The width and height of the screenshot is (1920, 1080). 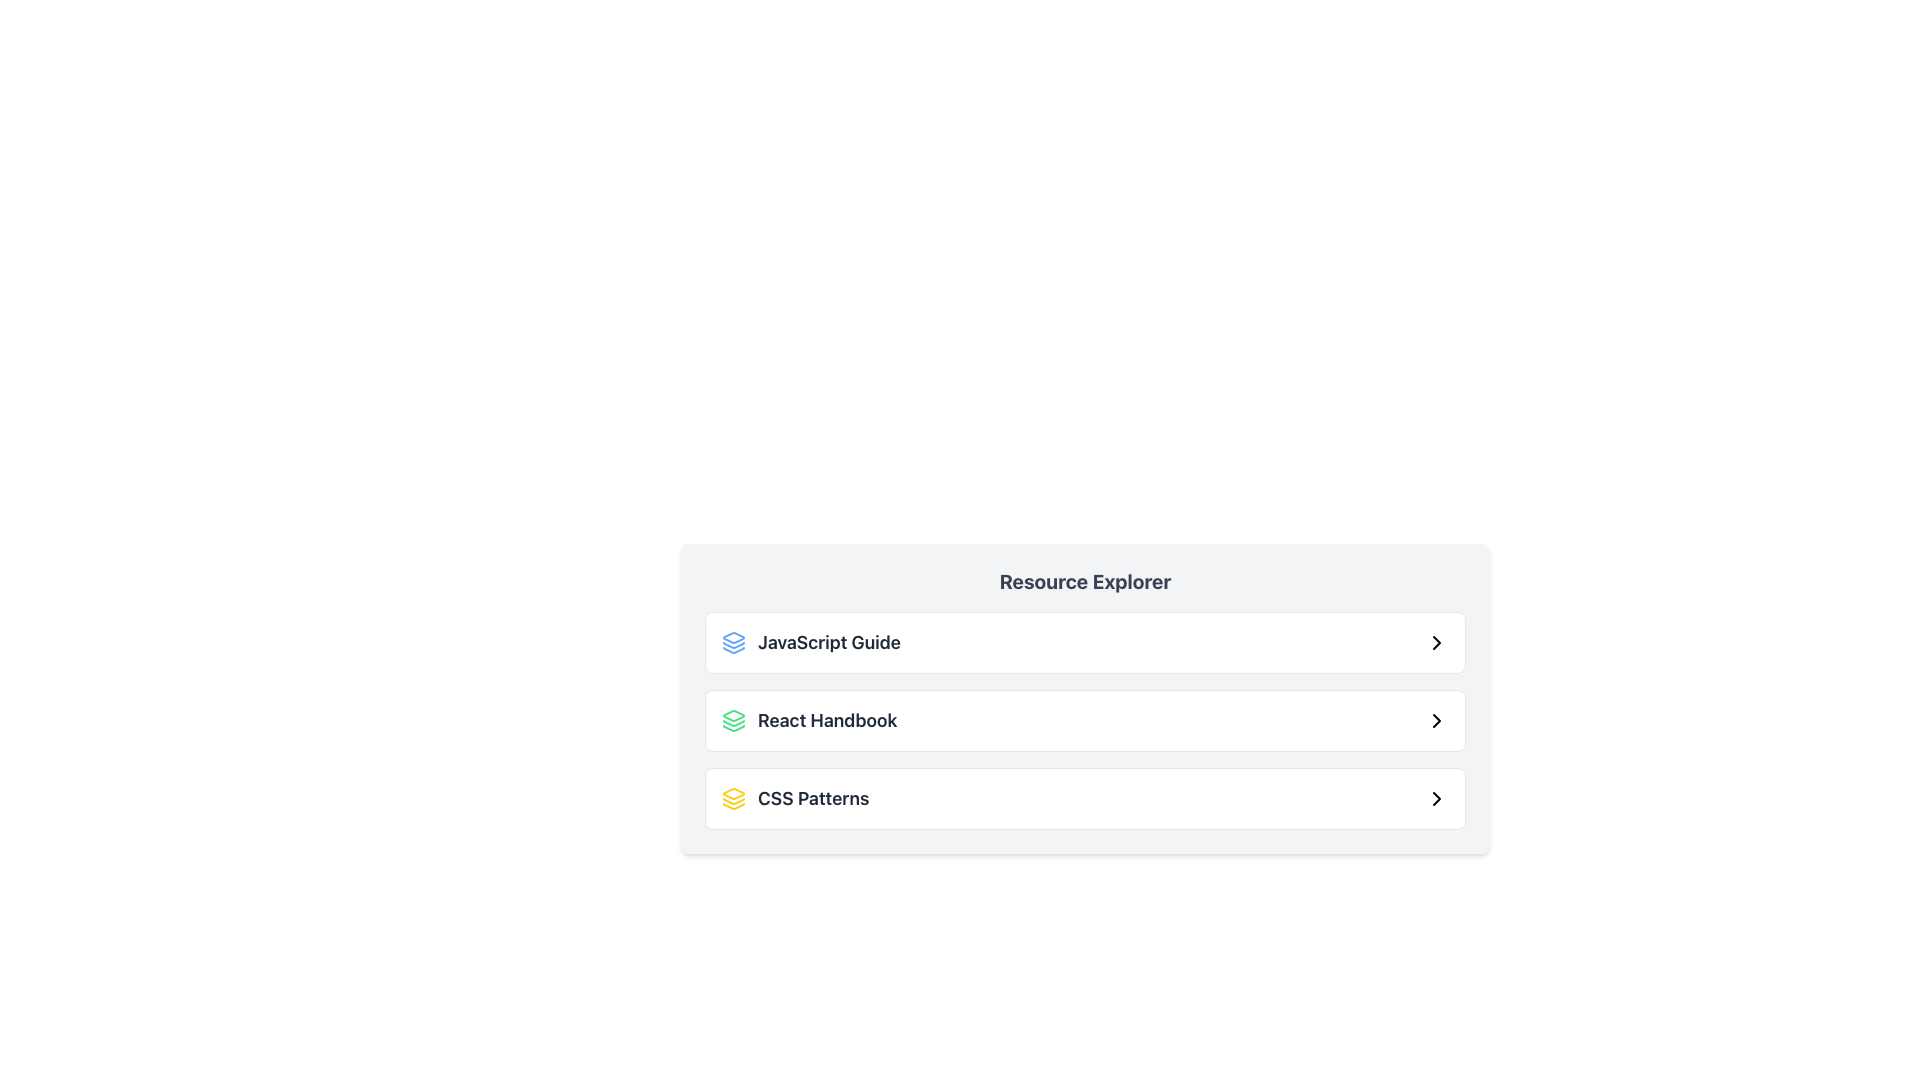 What do you see at coordinates (1084, 721) in the screenshot?
I see `the second list item entry titled 'React Handbook' in the Resource Explorer section` at bounding box center [1084, 721].